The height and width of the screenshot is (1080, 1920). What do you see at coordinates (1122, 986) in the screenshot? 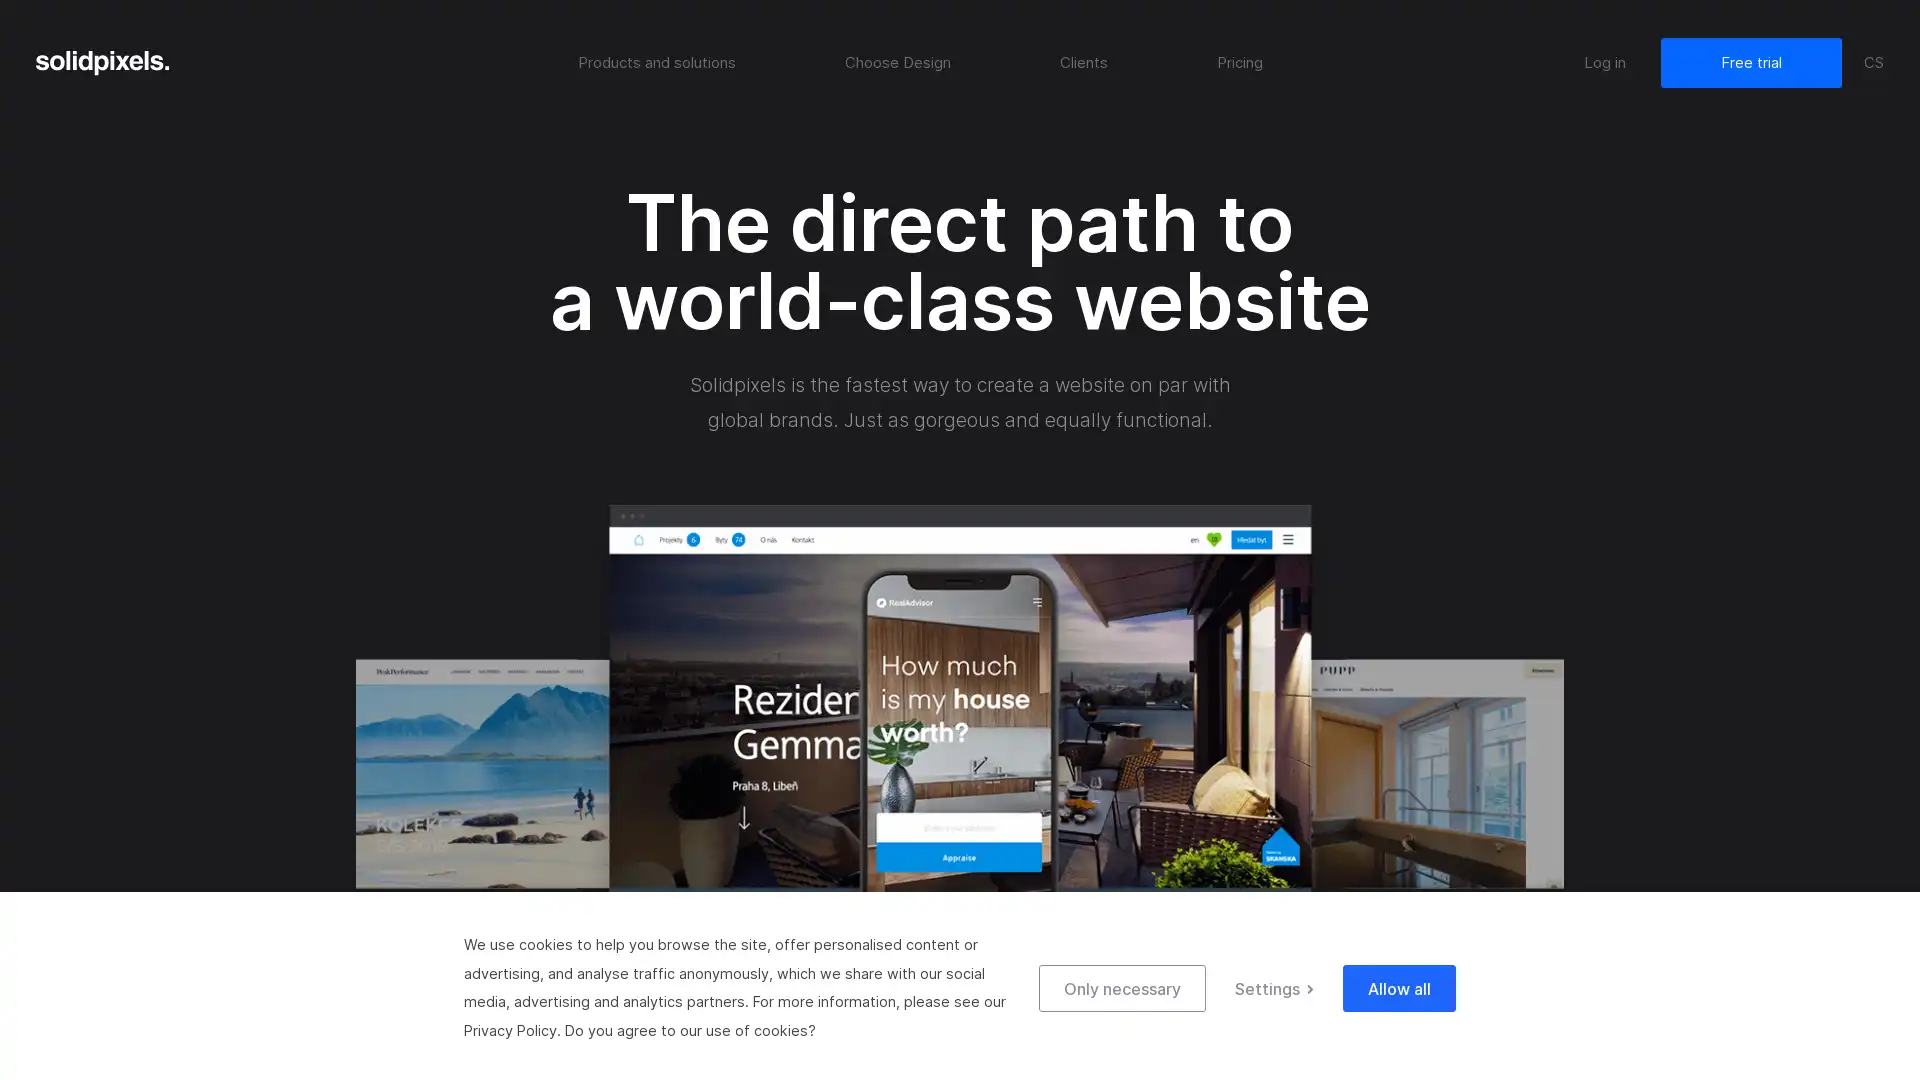
I see `Only necessary` at bounding box center [1122, 986].